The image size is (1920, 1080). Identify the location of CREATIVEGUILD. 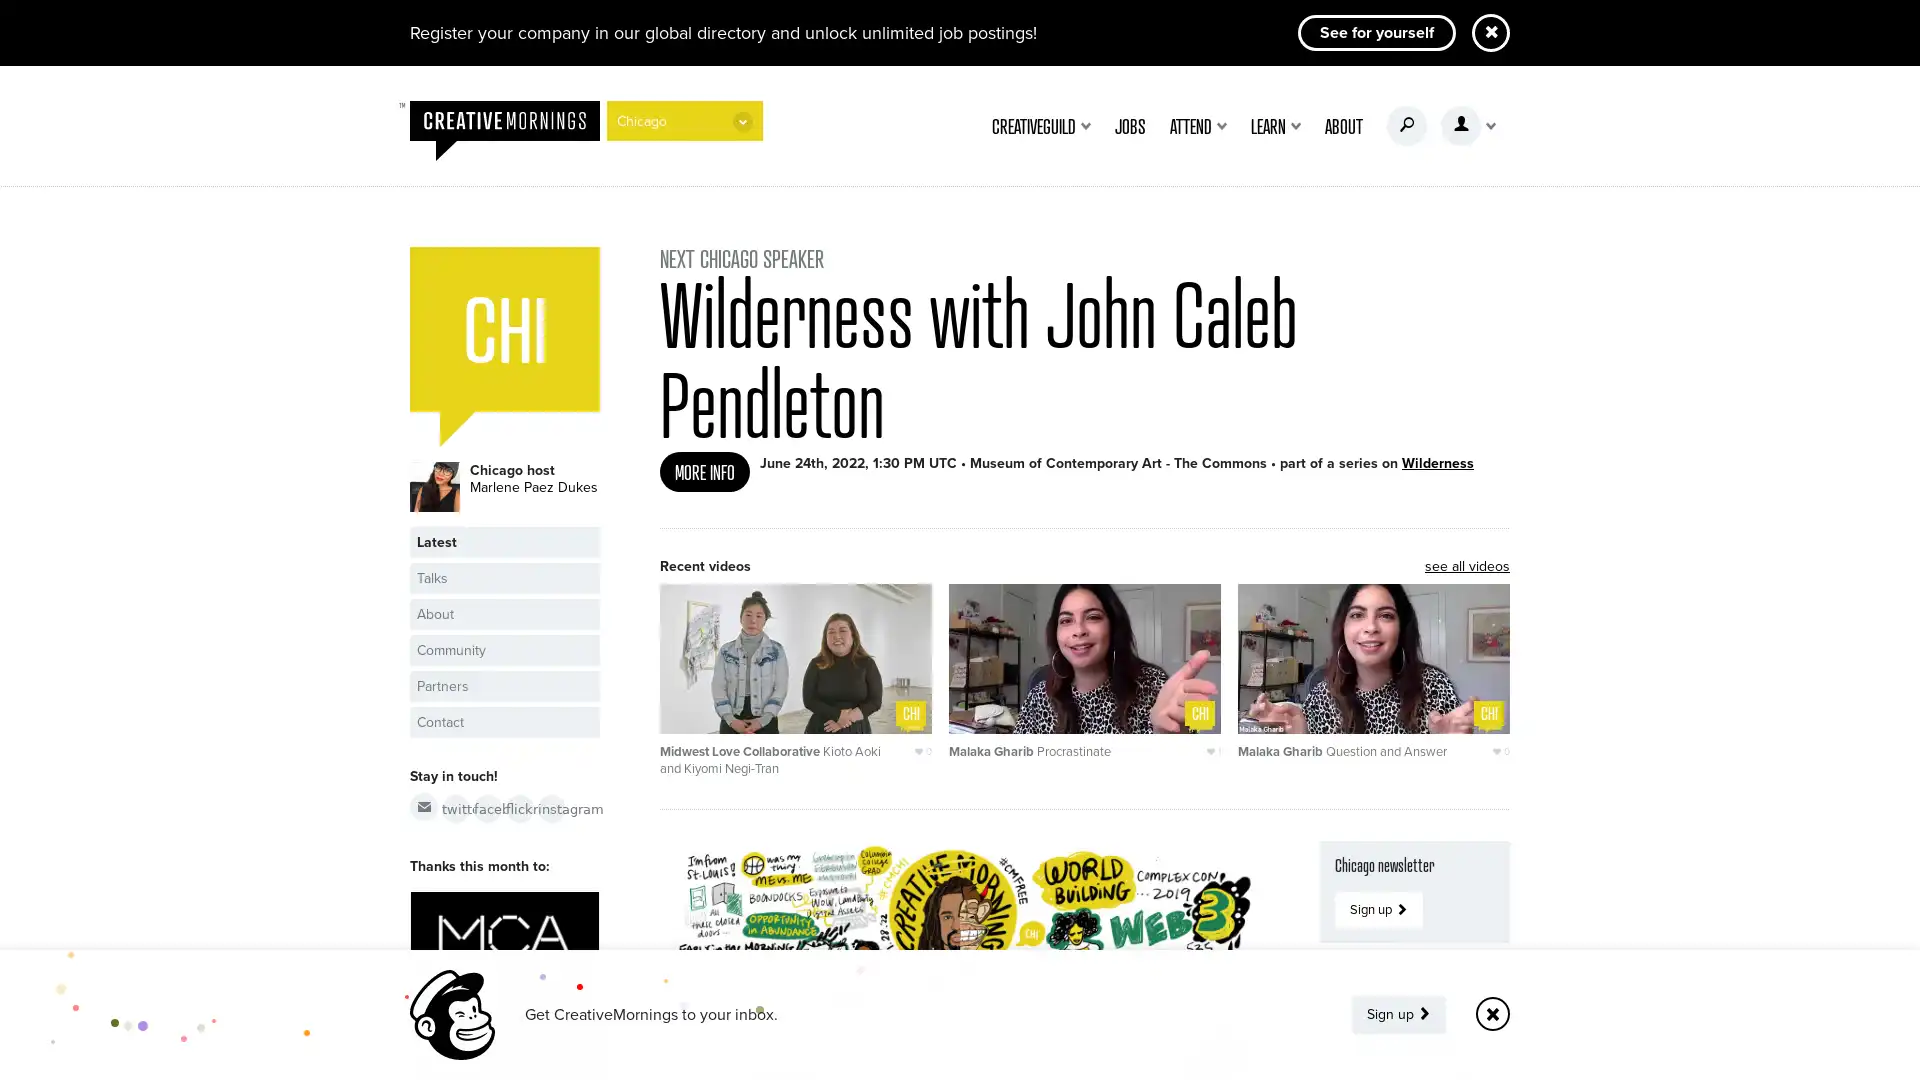
(1040, 126).